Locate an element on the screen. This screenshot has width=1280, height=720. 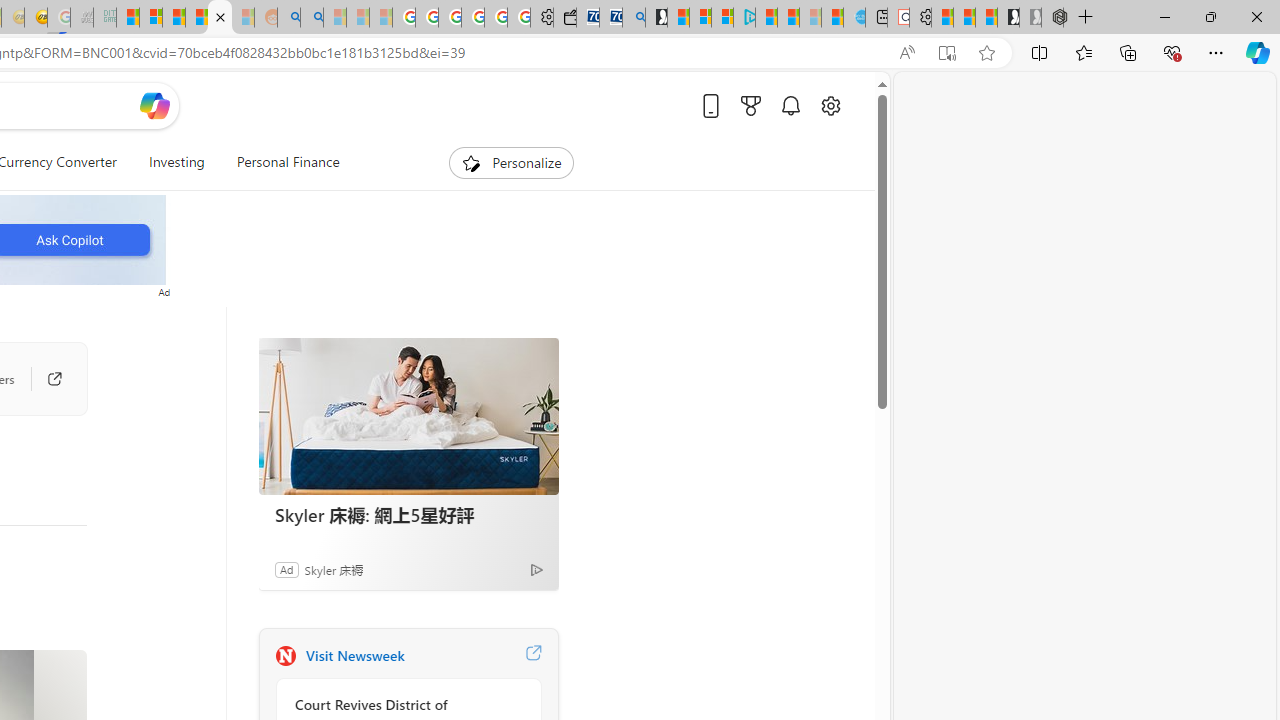
'Utah sues federal government - Search' is located at coordinates (310, 17).